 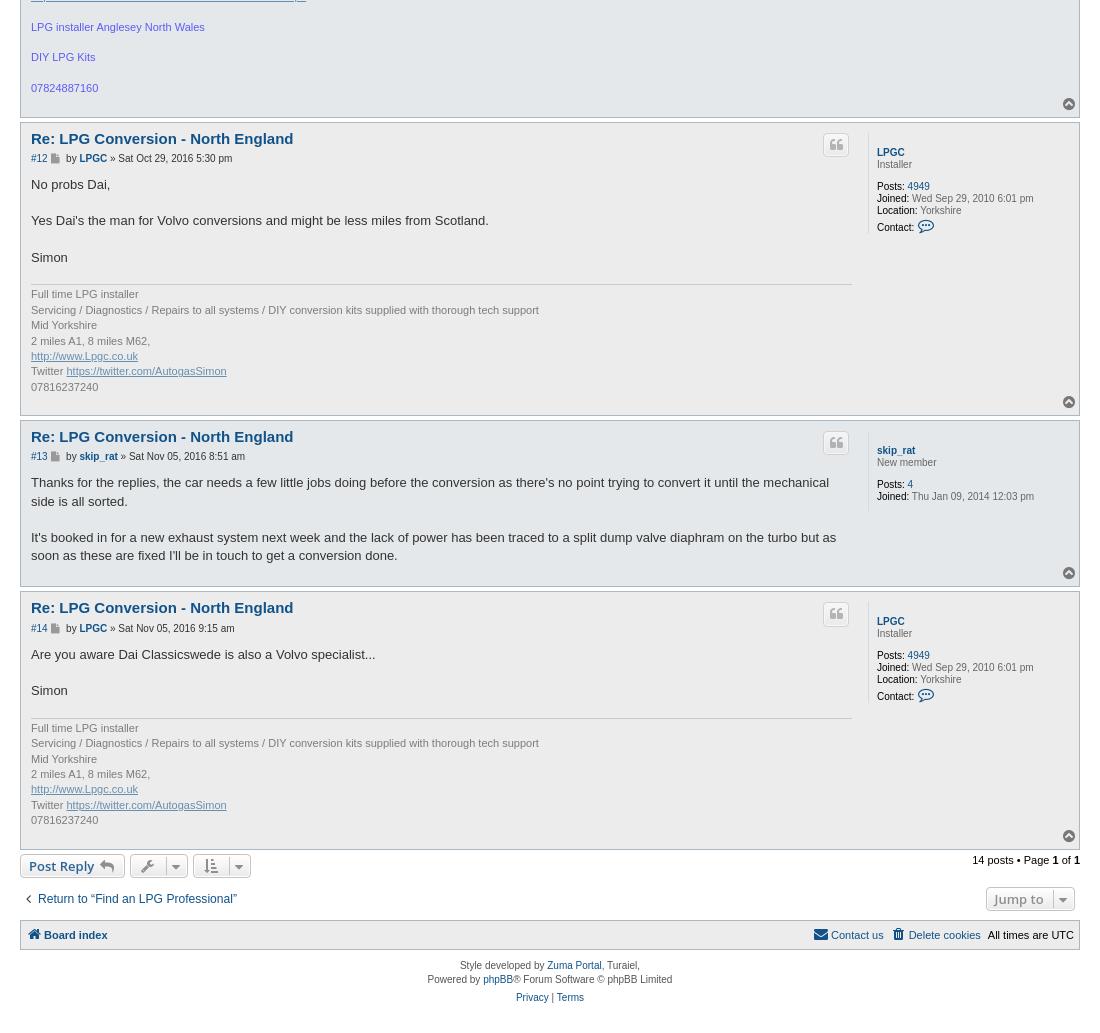 I want to click on '® Forum Software © phpBB Limited', so click(x=591, y=978).